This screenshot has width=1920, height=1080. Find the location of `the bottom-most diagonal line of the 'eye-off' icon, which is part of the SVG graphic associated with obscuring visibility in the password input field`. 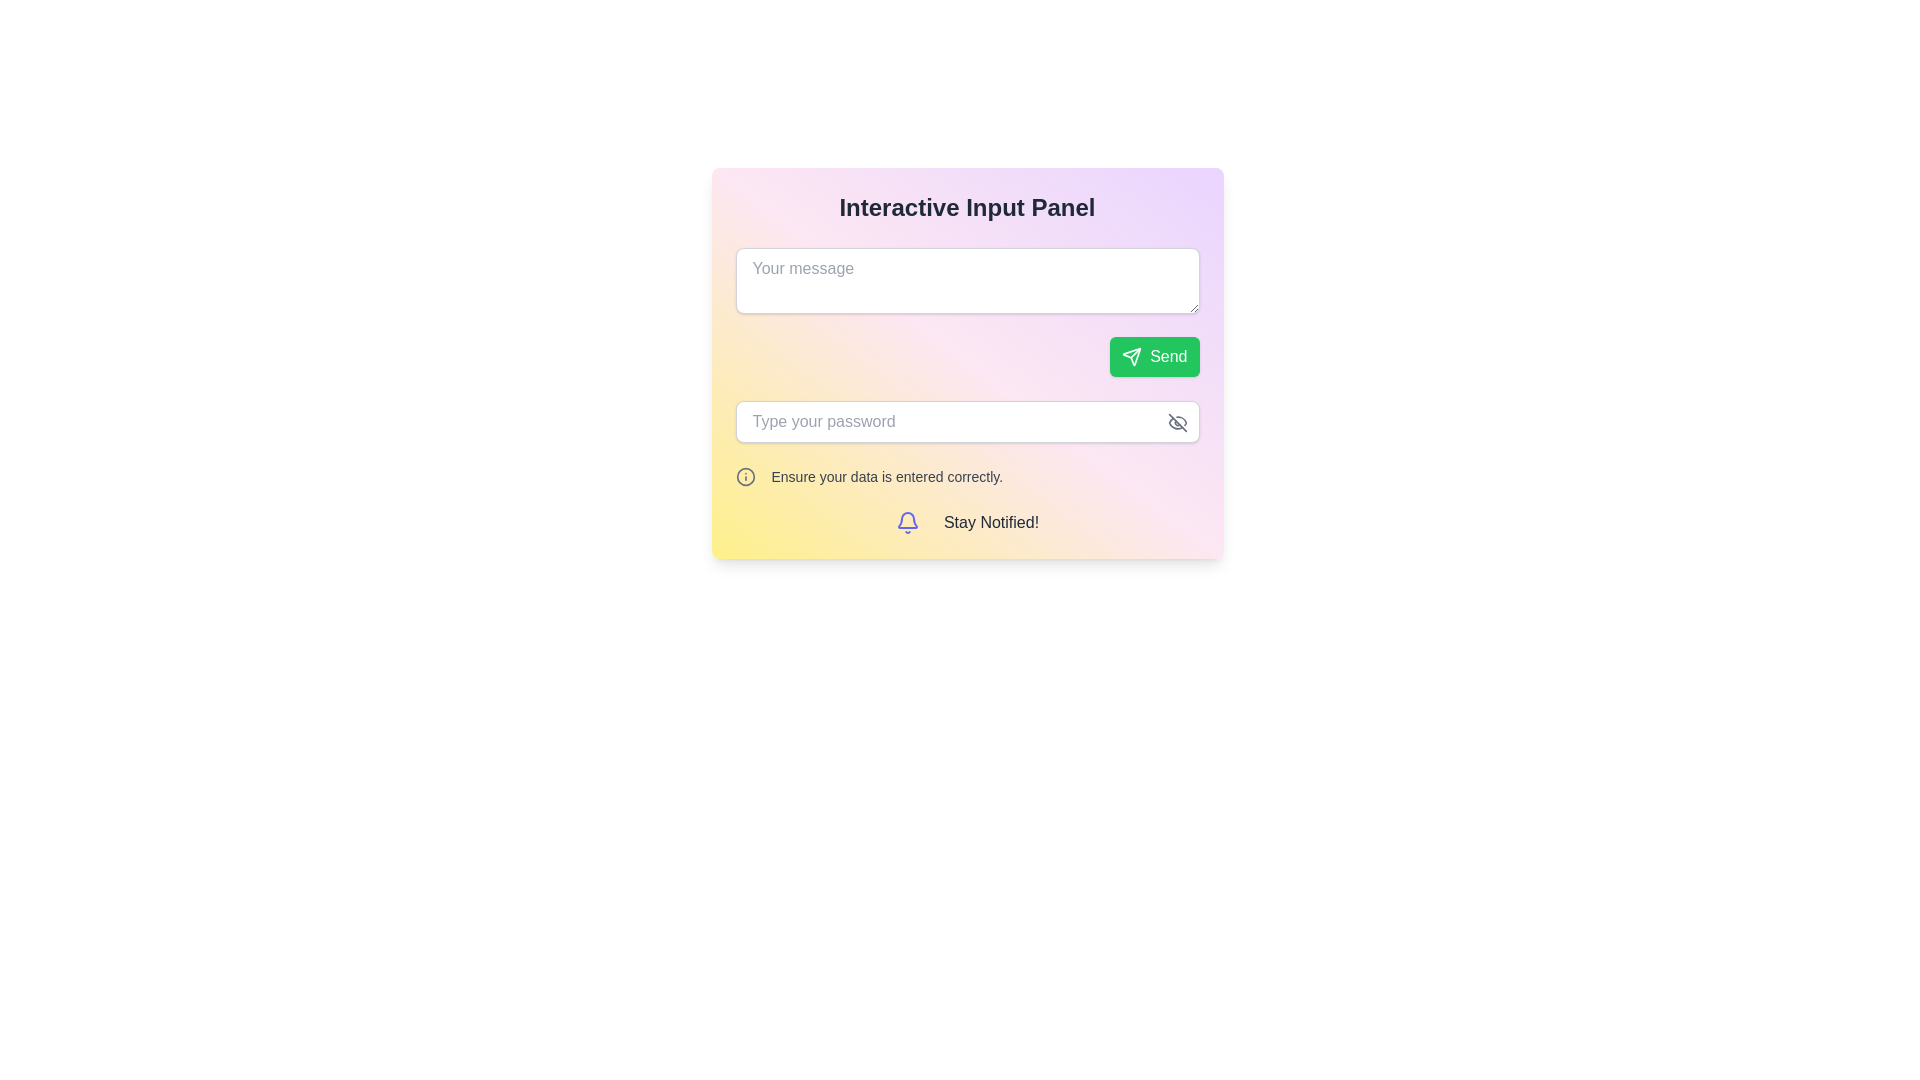

the bottom-most diagonal line of the 'eye-off' icon, which is part of the SVG graphic associated with obscuring visibility in the password input field is located at coordinates (1177, 422).